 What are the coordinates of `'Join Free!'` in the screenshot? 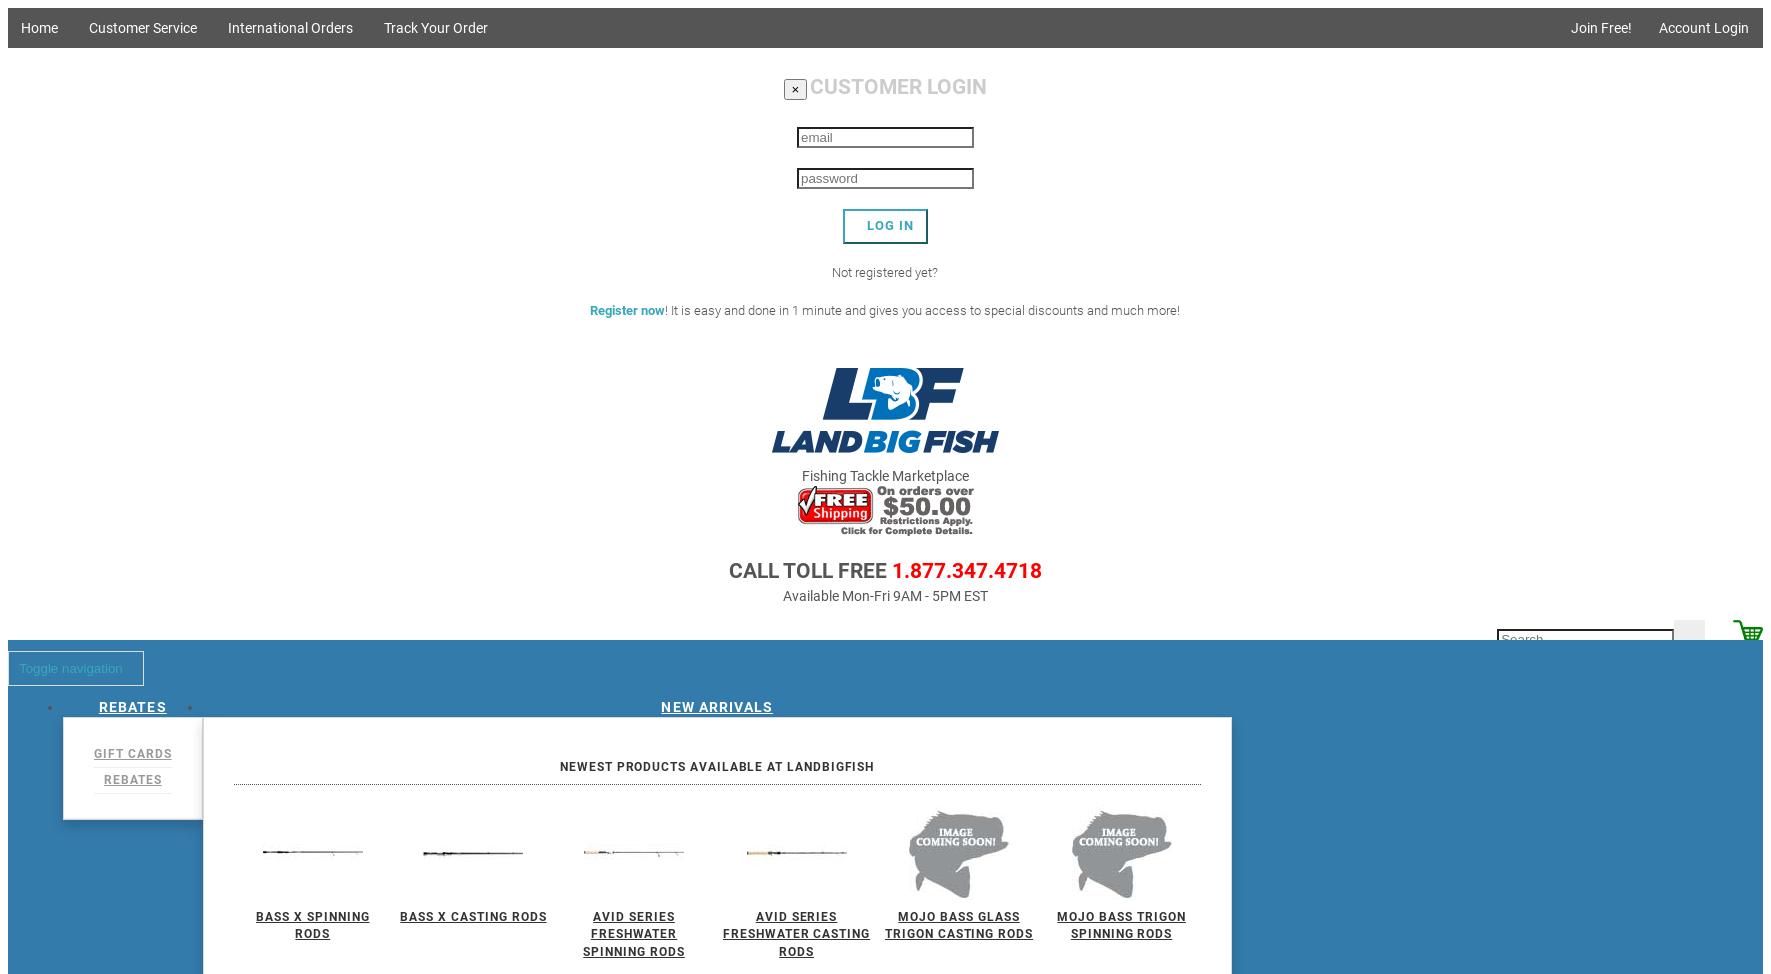 It's located at (1567, 27).